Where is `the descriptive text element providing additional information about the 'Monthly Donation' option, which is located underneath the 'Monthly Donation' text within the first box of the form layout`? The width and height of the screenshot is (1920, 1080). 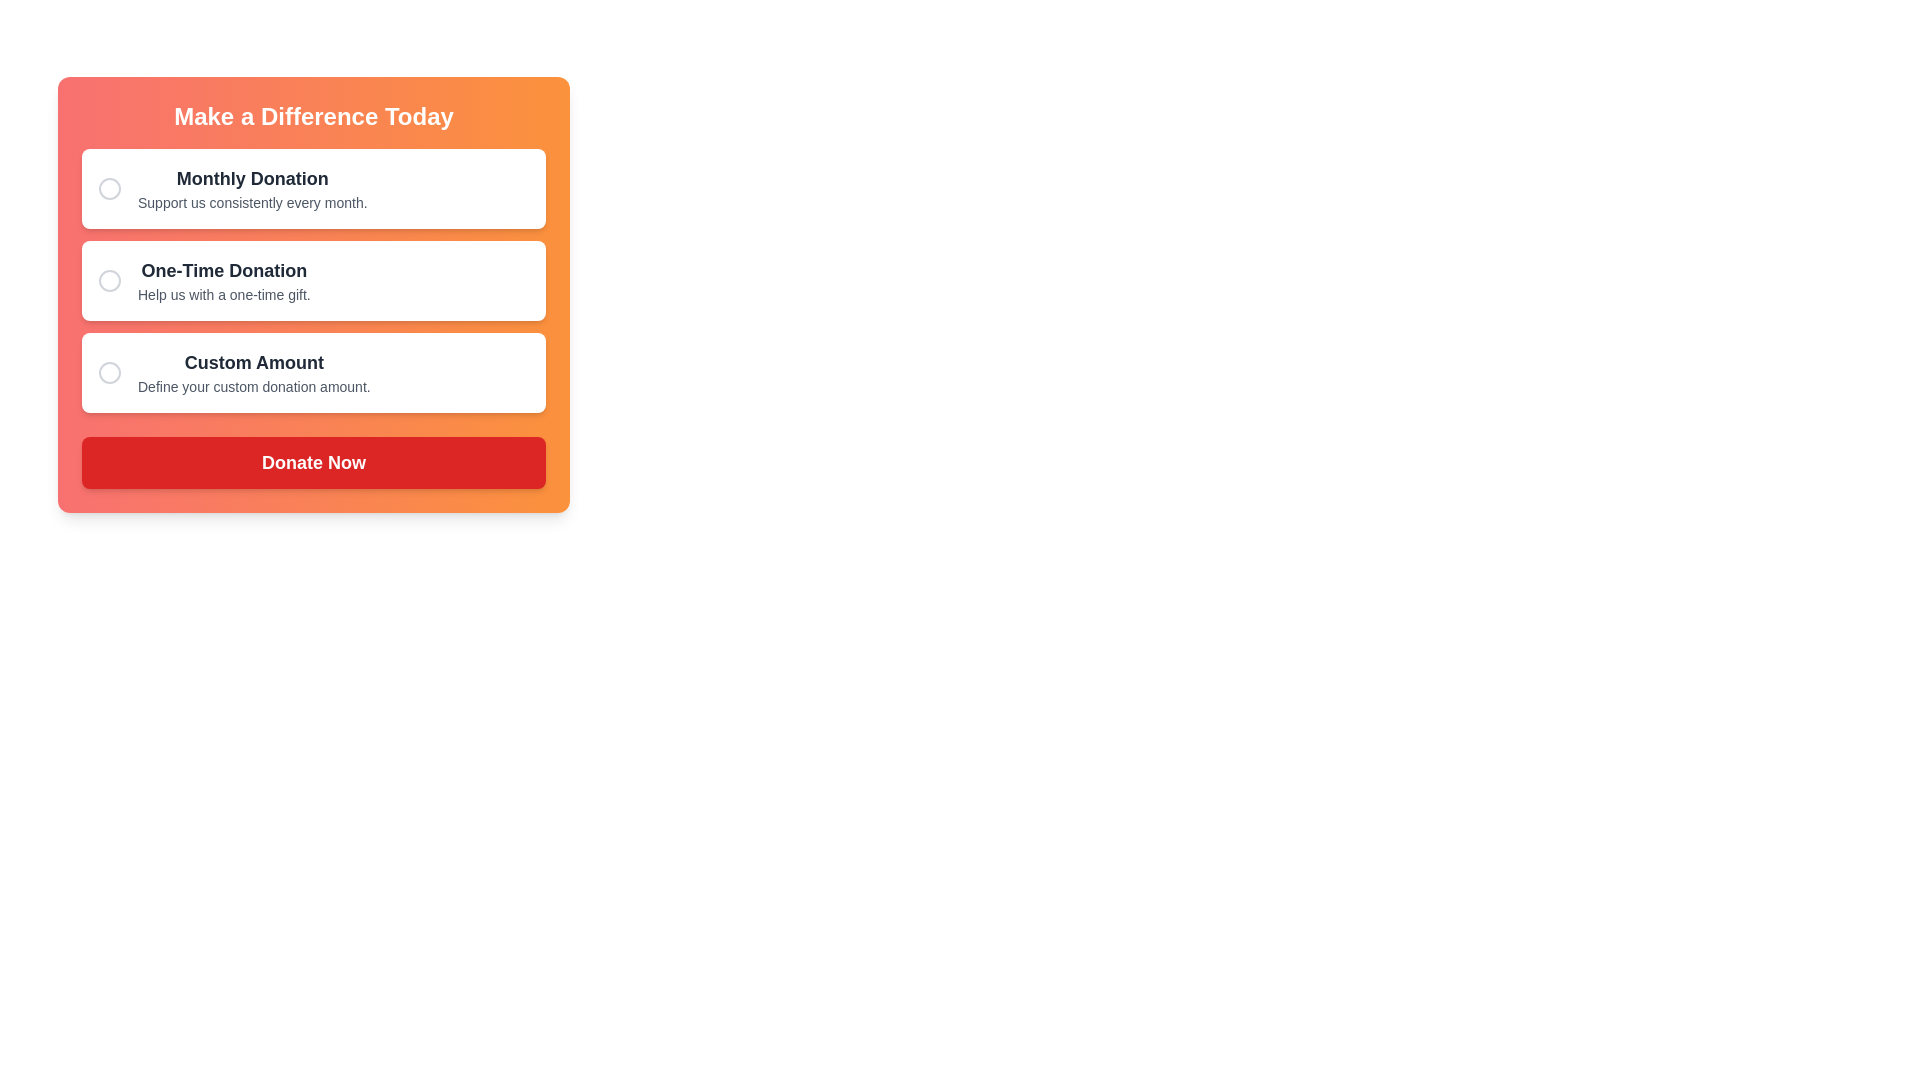
the descriptive text element providing additional information about the 'Monthly Donation' option, which is located underneath the 'Monthly Donation' text within the first box of the form layout is located at coordinates (251, 203).